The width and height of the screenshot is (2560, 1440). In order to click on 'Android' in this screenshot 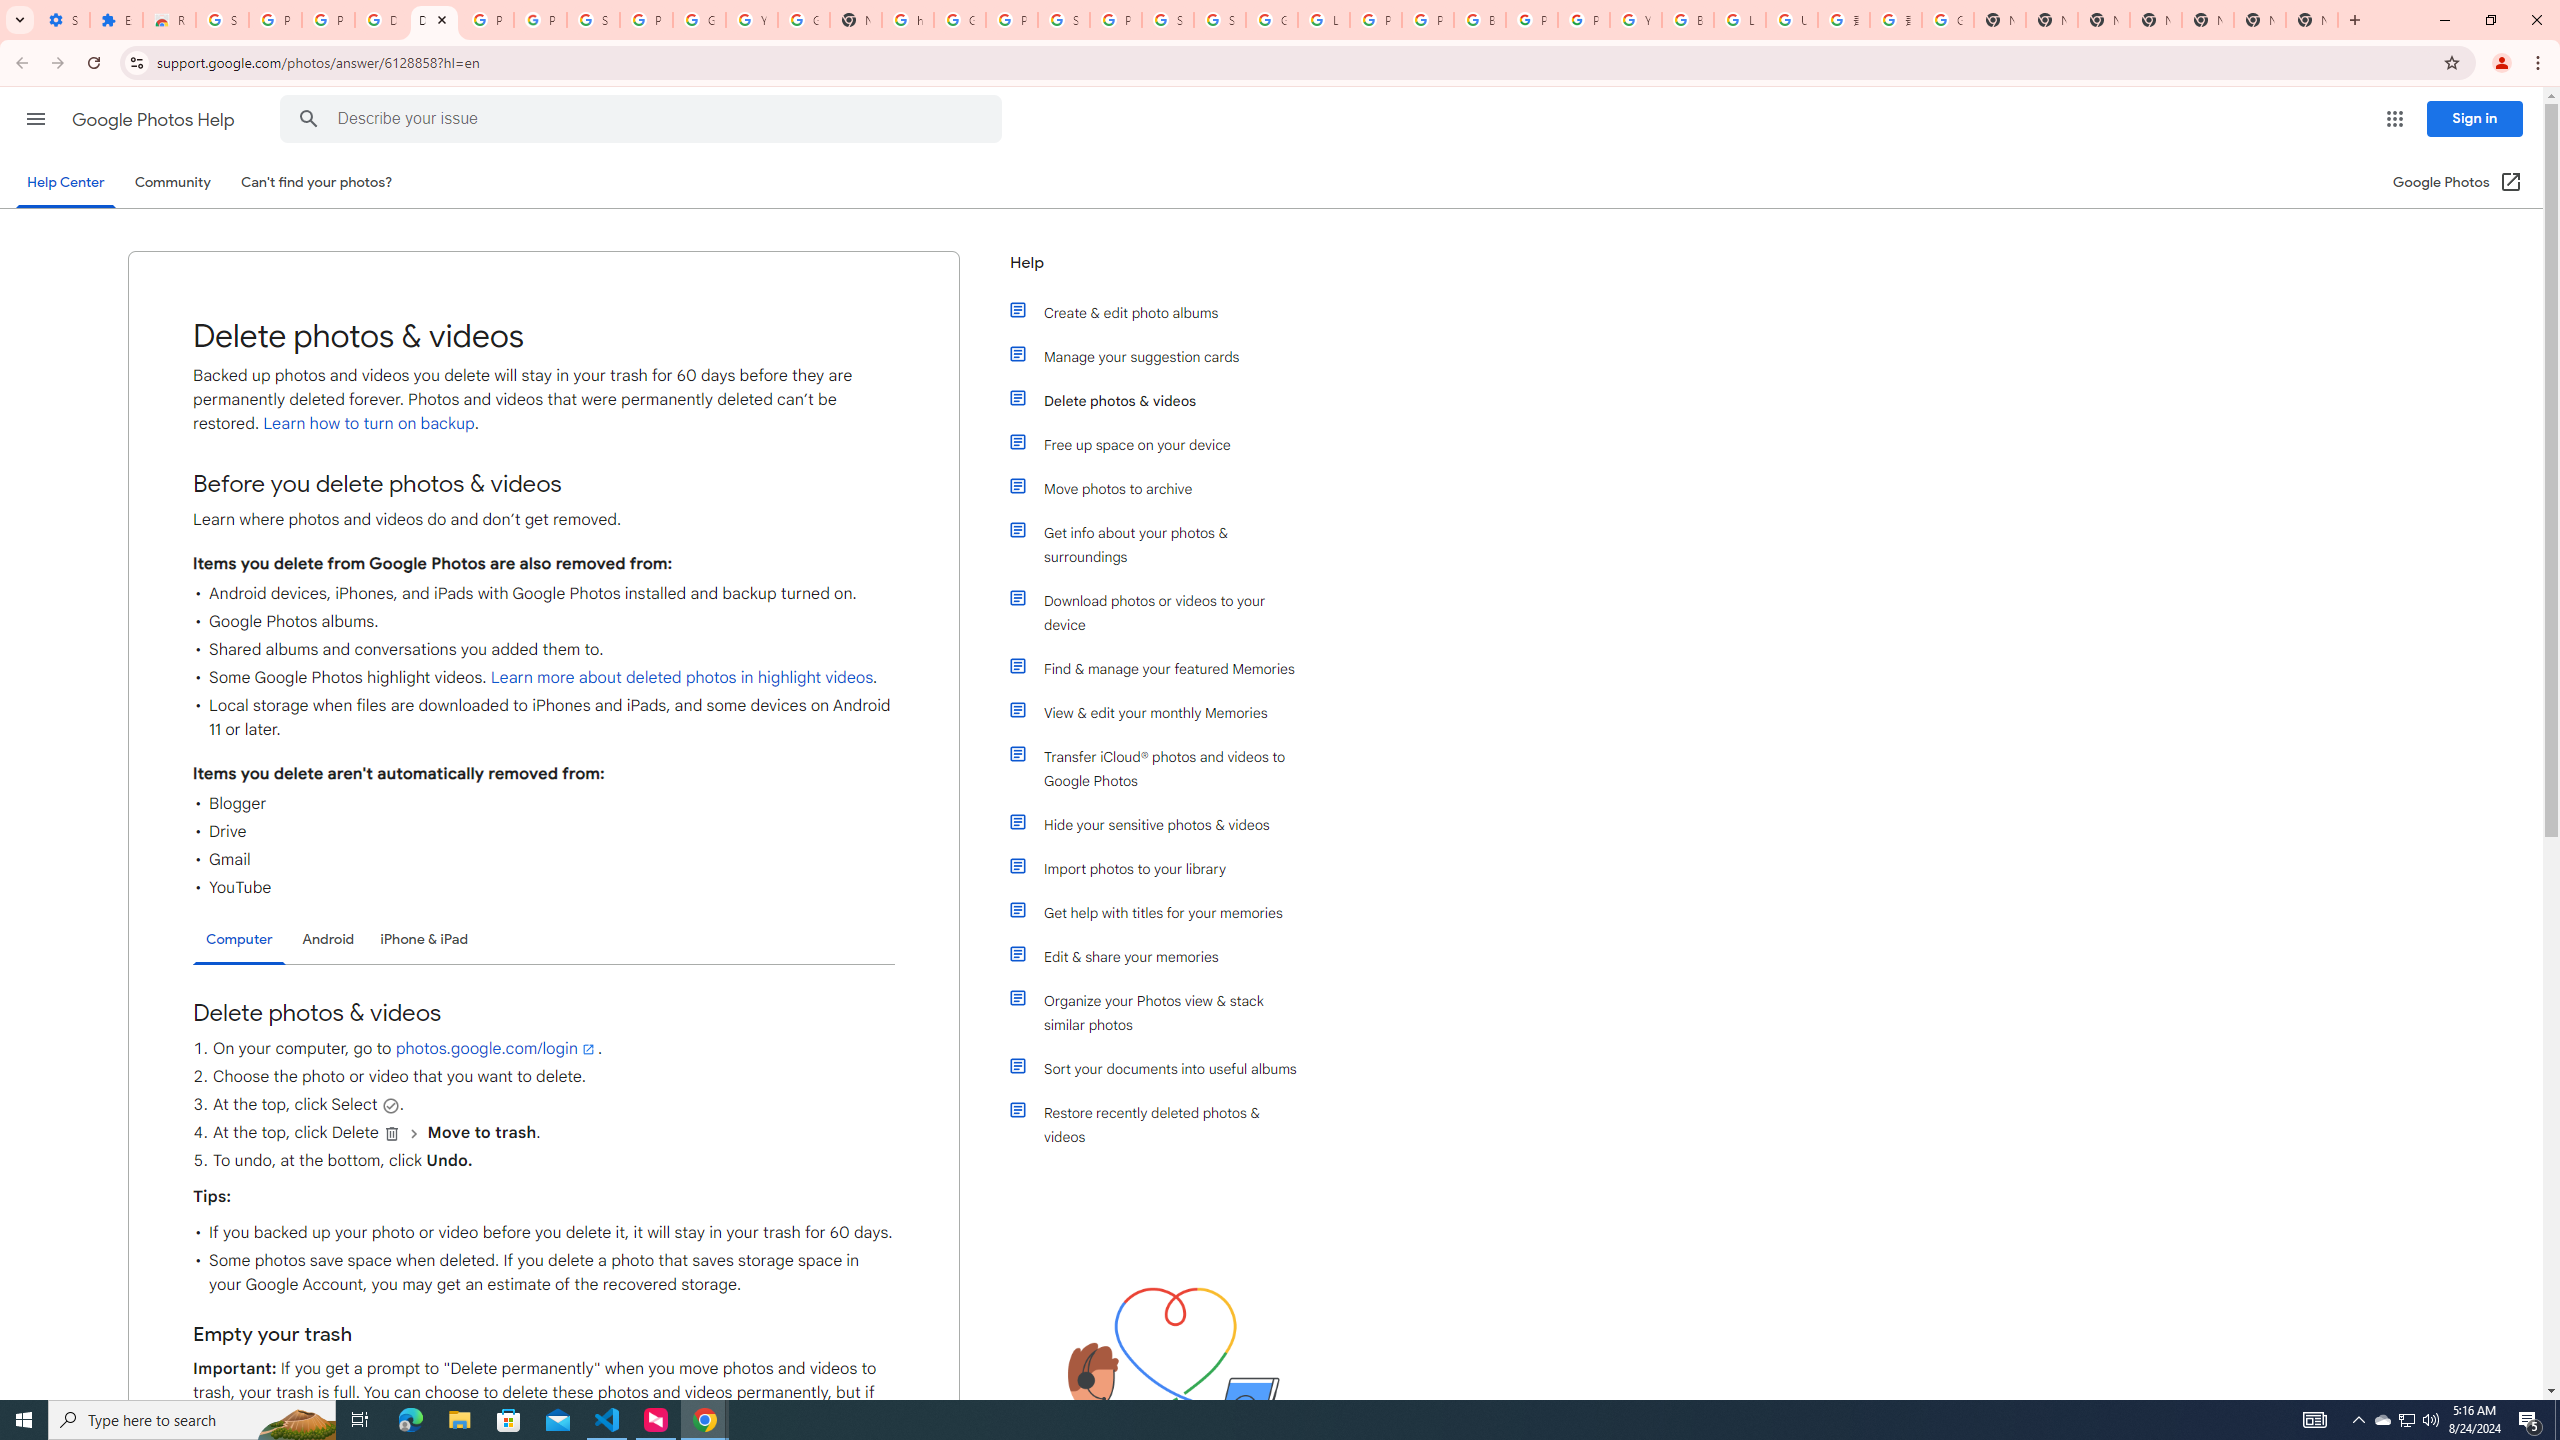, I will do `click(327, 938)`.